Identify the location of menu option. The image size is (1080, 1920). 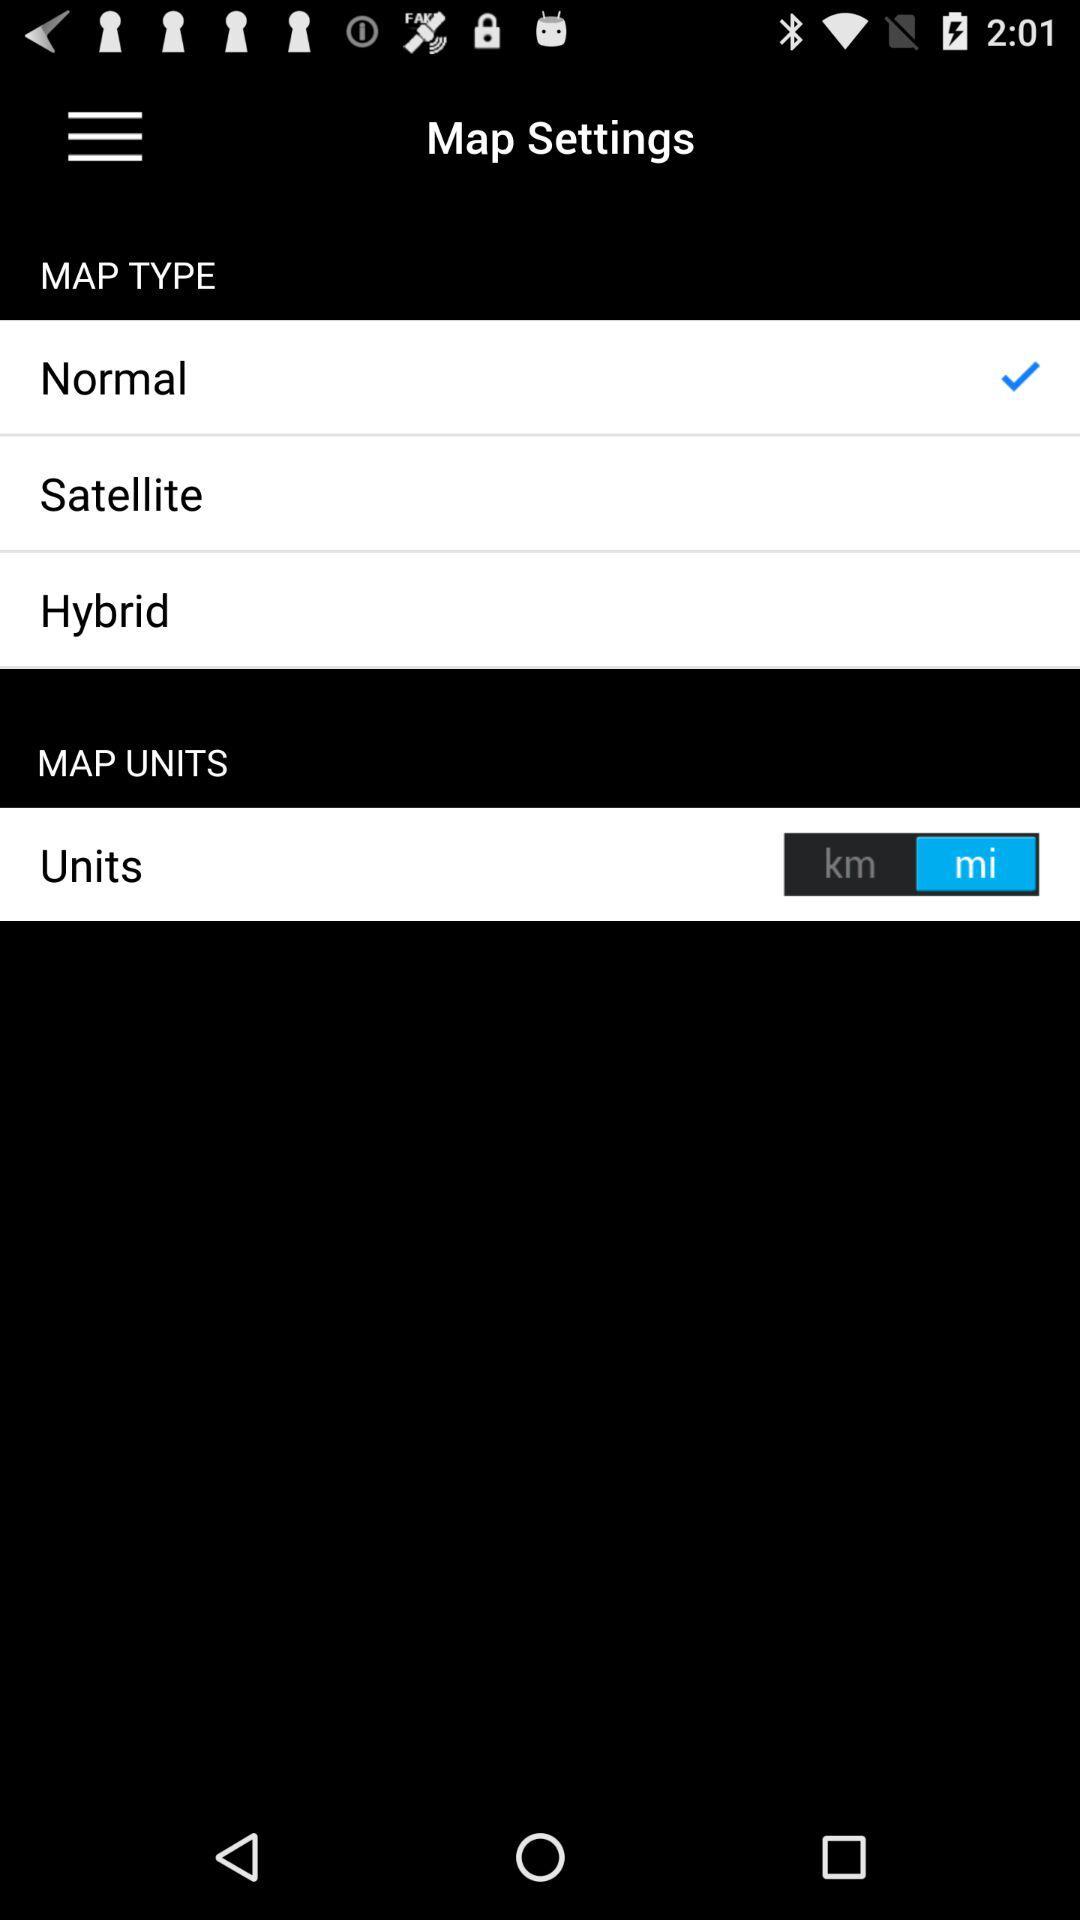
(105, 135).